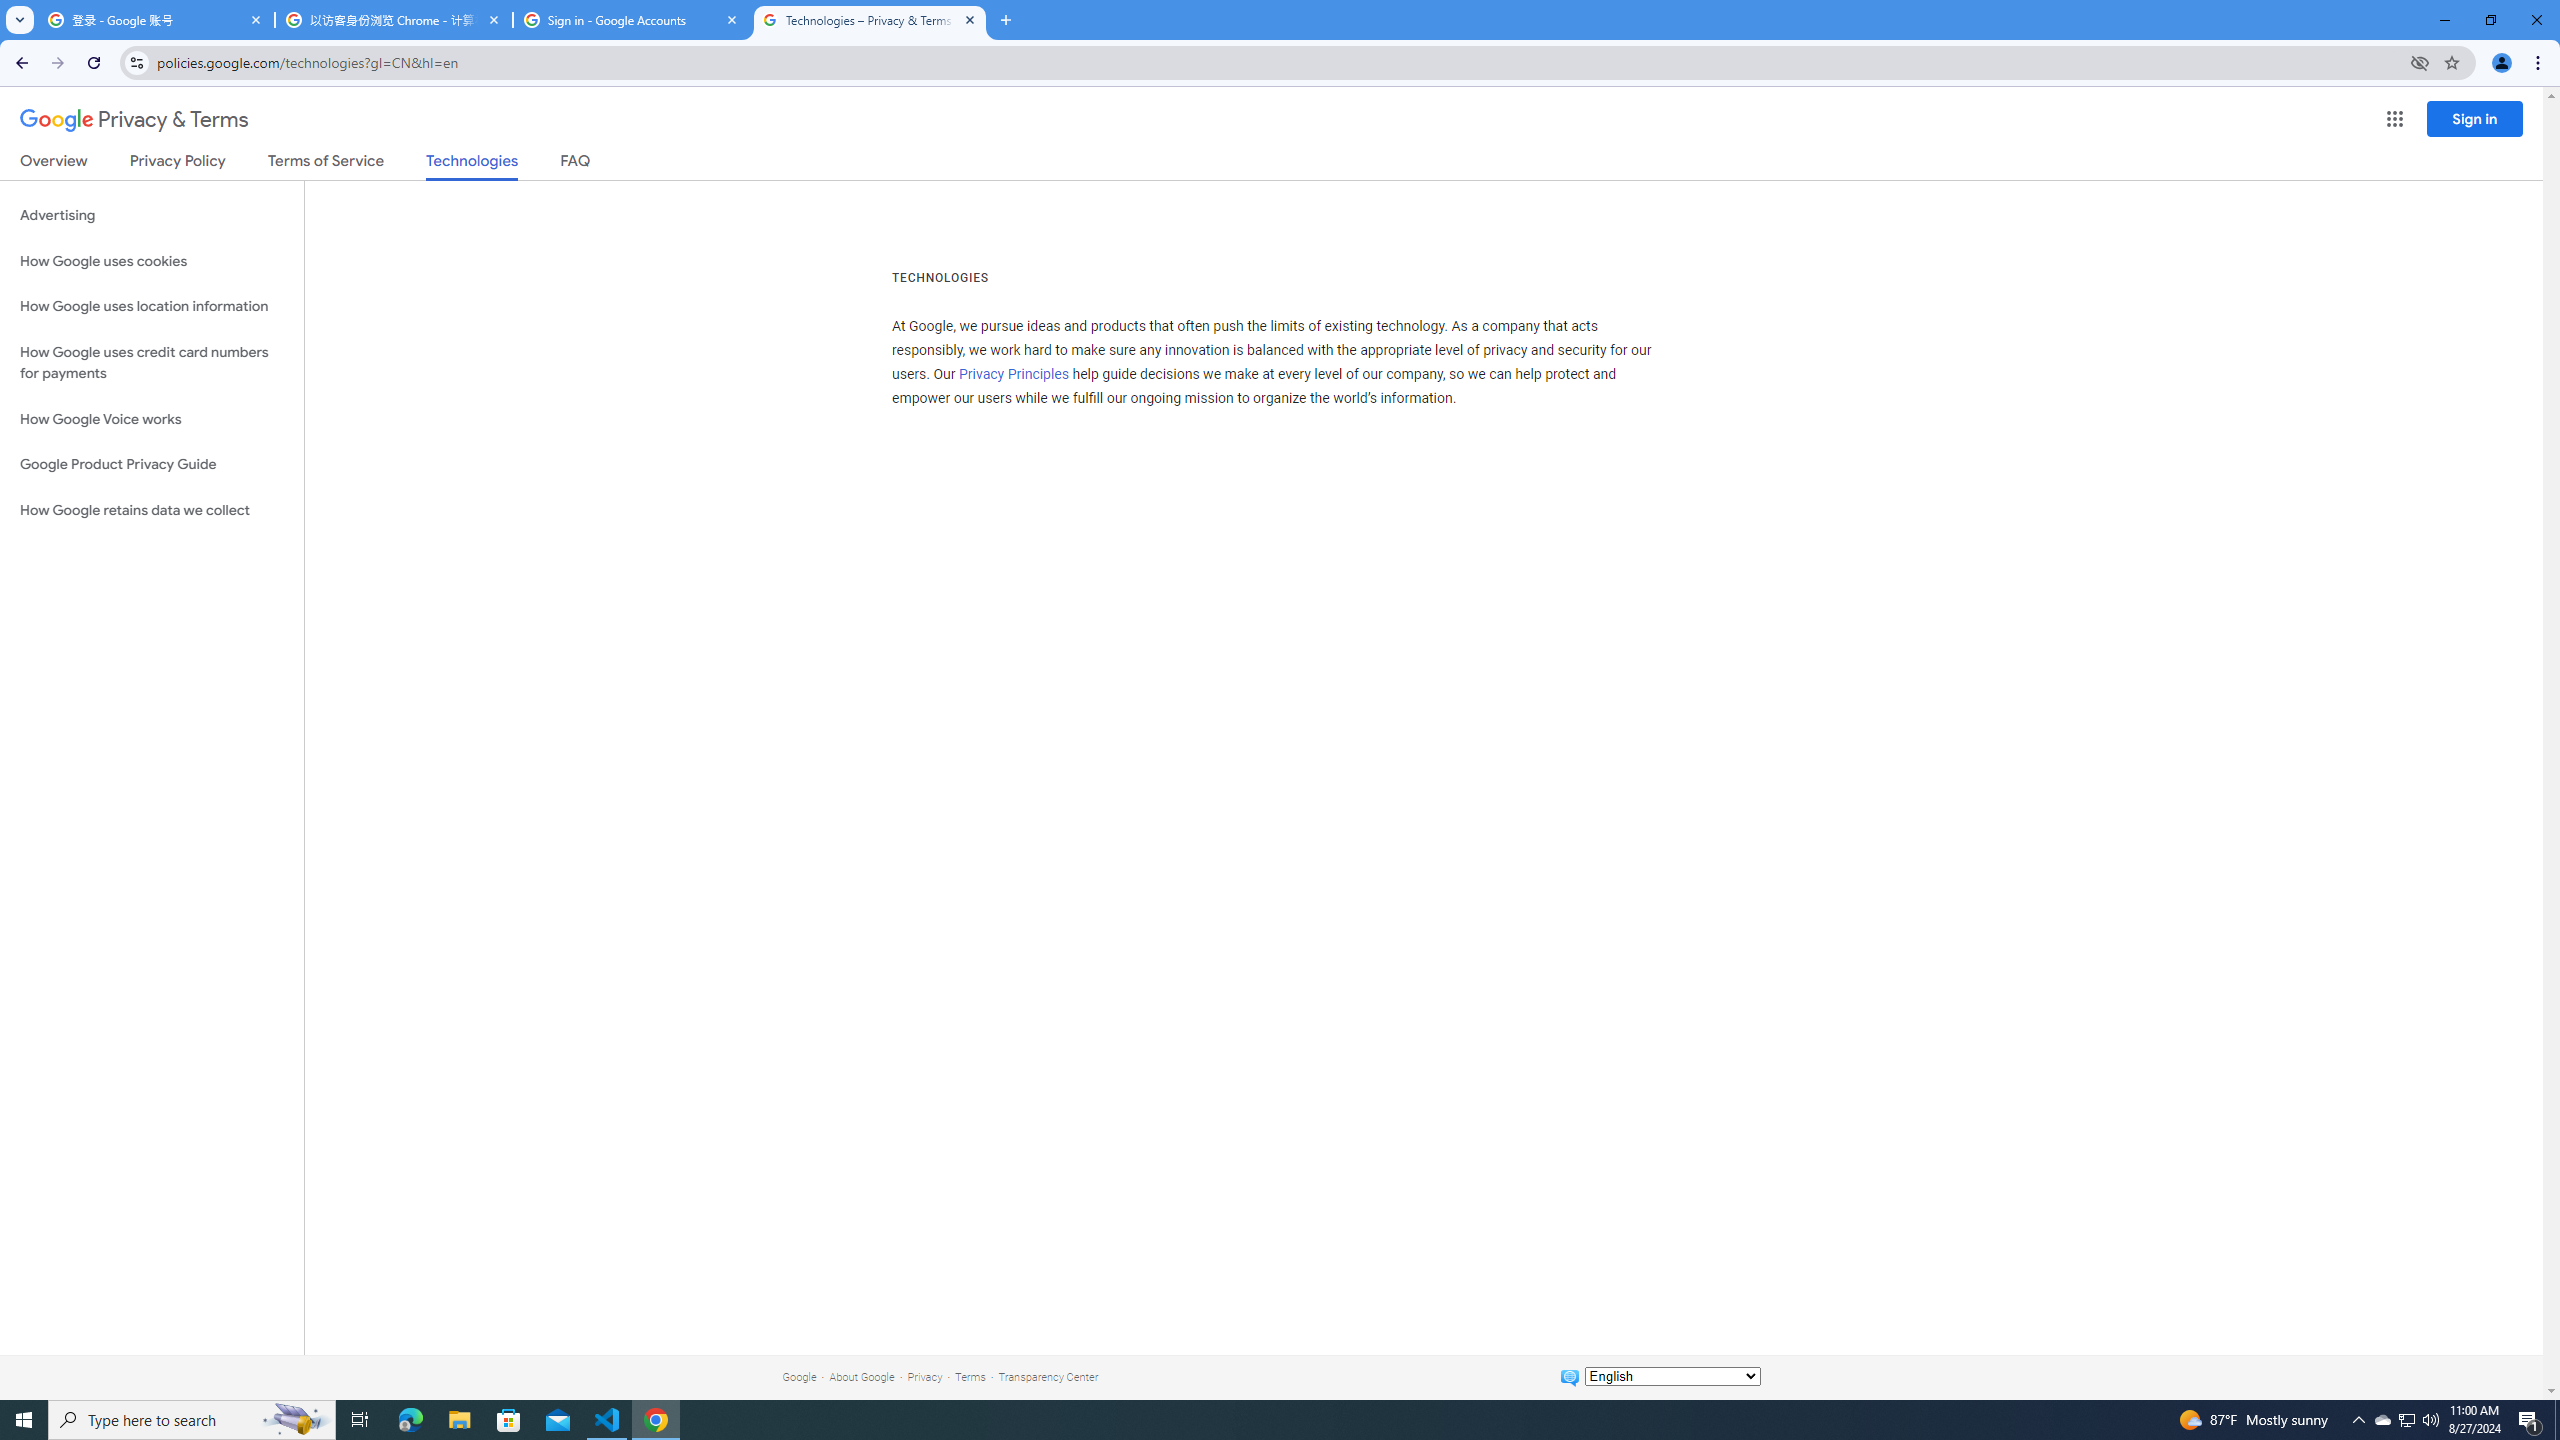 Image resolution: width=2560 pixels, height=1440 pixels. Describe the element at coordinates (151, 215) in the screenshot. I see `'Advertising'` at that location.